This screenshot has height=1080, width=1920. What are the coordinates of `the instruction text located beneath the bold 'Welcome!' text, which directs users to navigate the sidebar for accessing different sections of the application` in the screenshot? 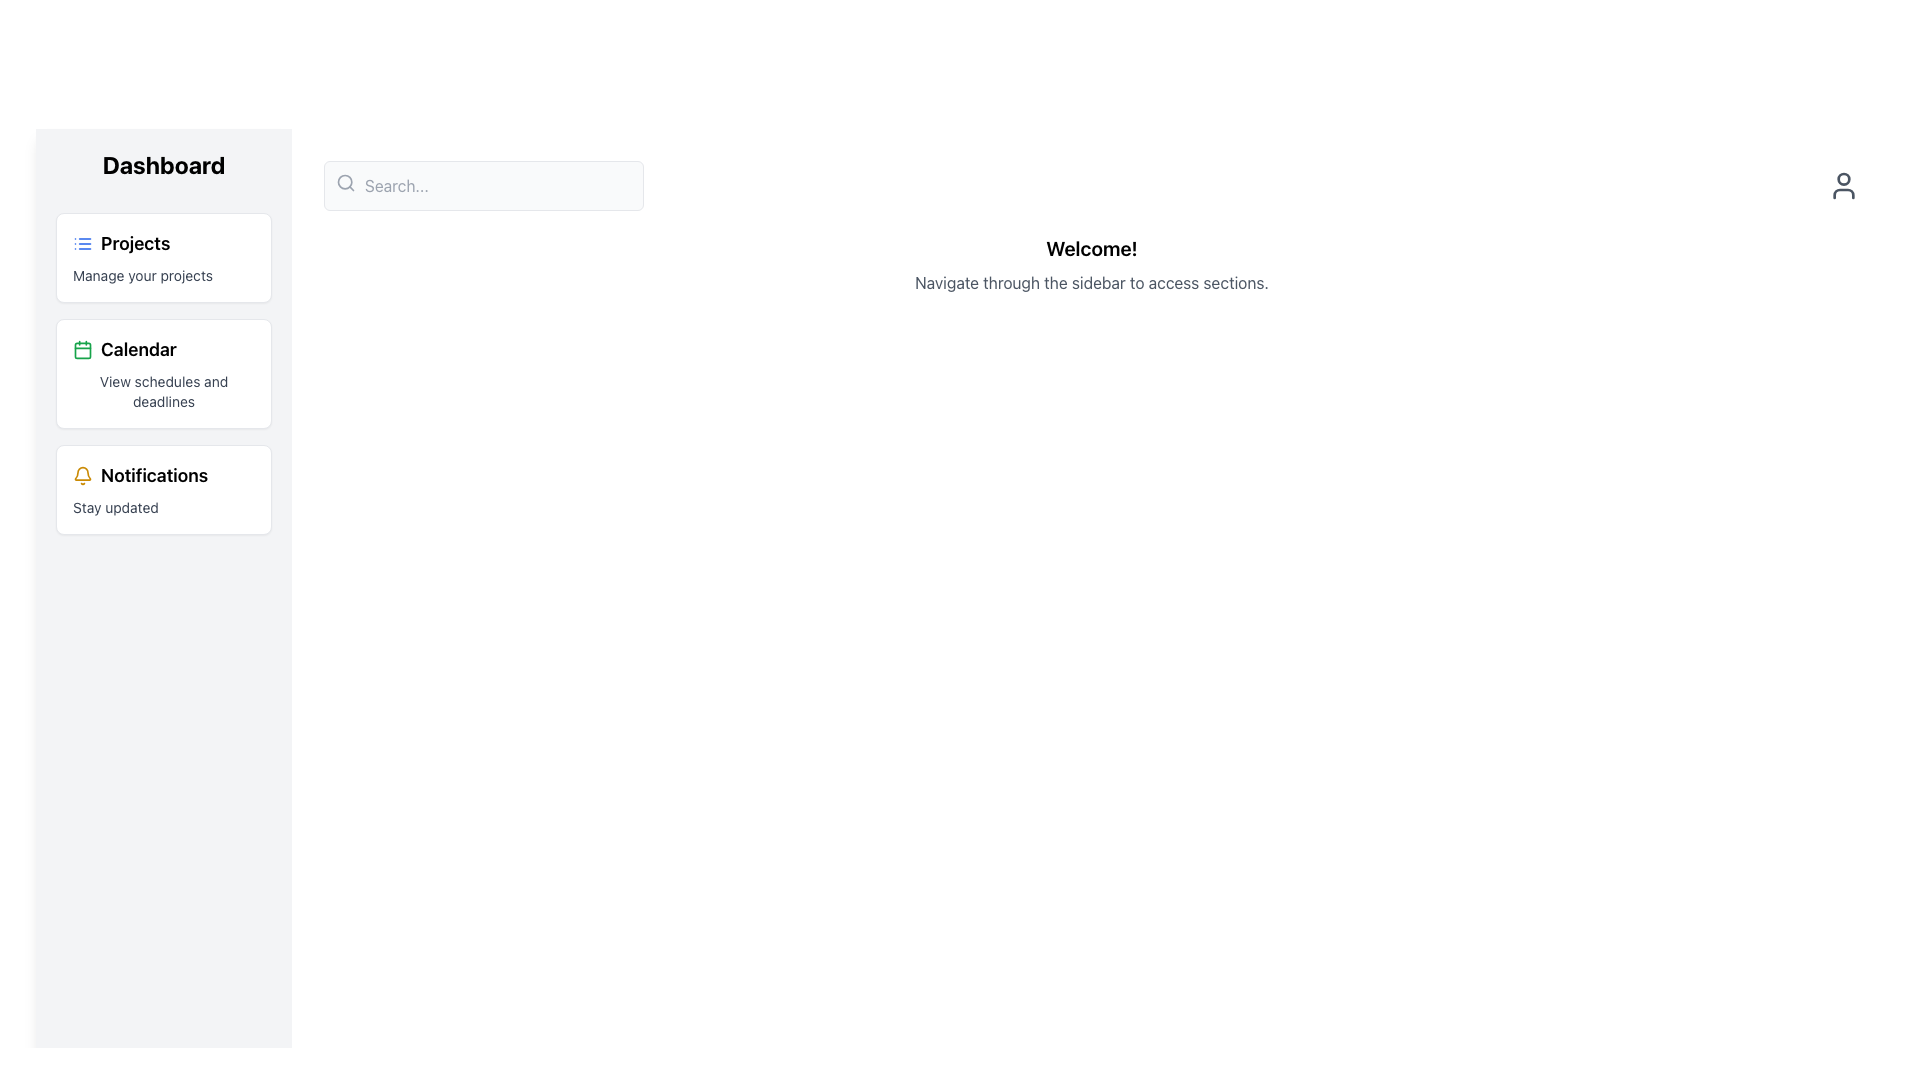 It's located at (1090, 282).